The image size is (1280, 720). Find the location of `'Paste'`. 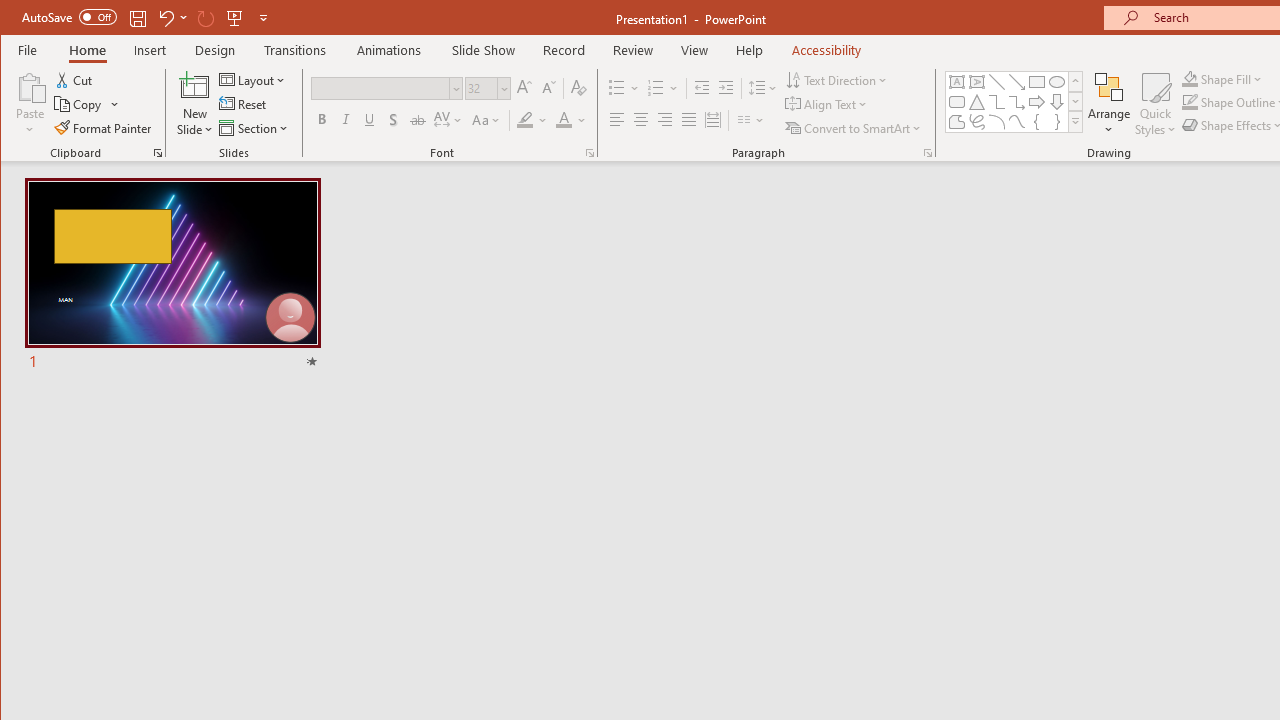

'Paste' is located at coordinates (30, 85).